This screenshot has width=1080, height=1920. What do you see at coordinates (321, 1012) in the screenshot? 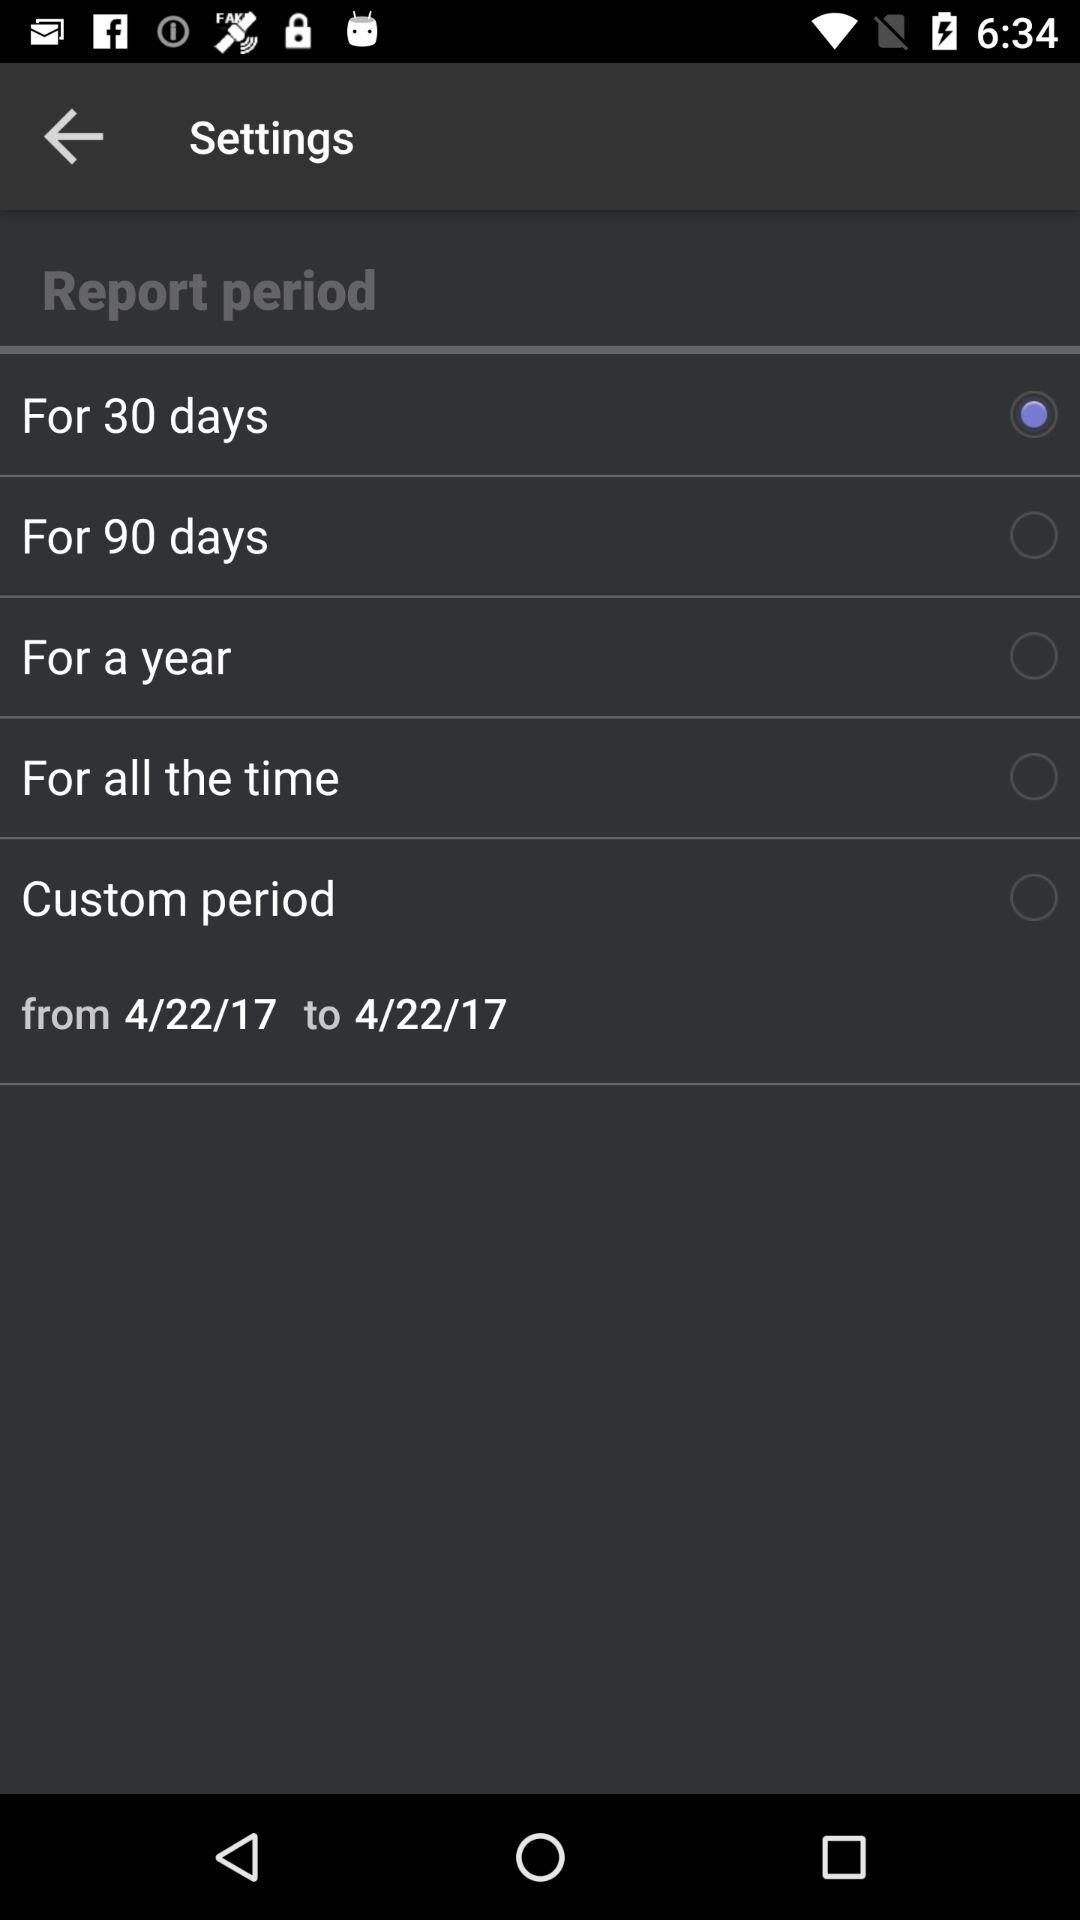
I see `the icon to the left of 4/22/17 icon` at bounding box center [321, 1012].